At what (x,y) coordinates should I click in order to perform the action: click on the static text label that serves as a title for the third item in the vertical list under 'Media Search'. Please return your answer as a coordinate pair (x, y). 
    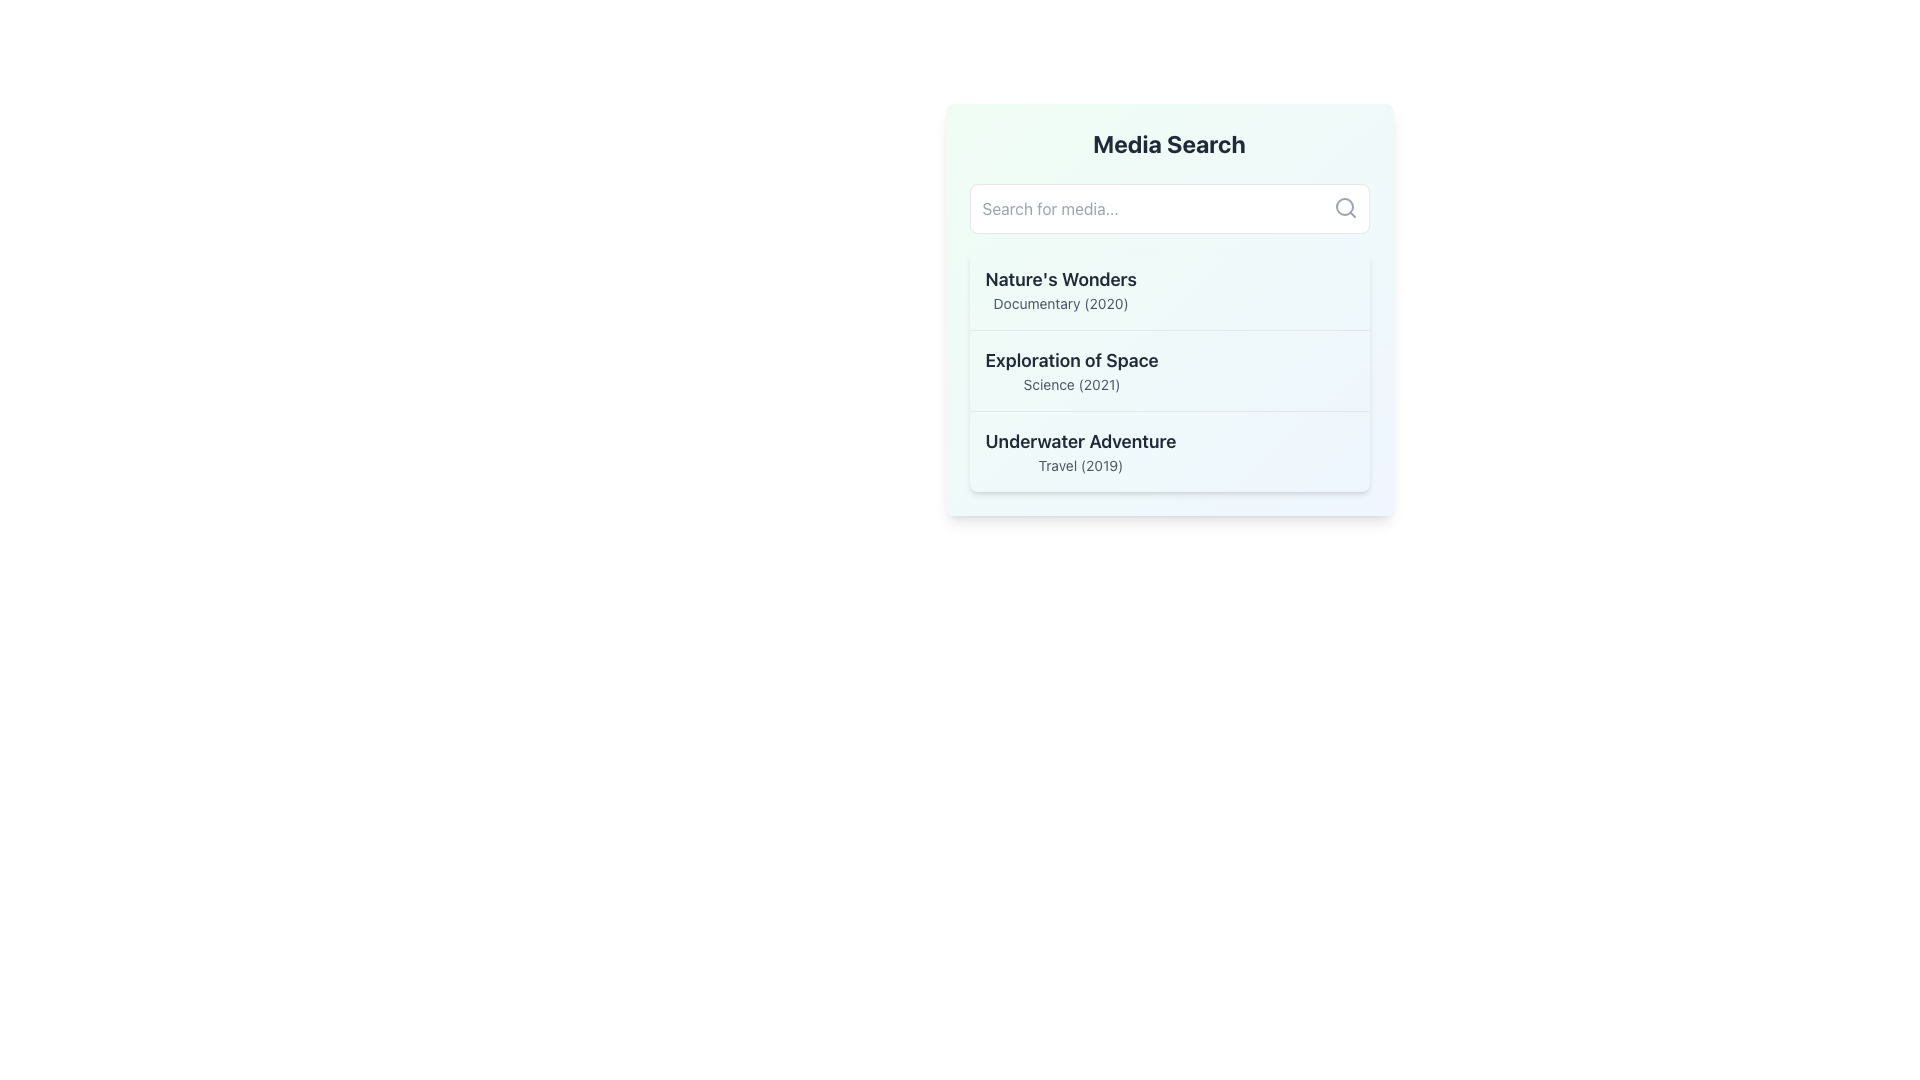
    Looking at the image, I should click on (1079, 441).